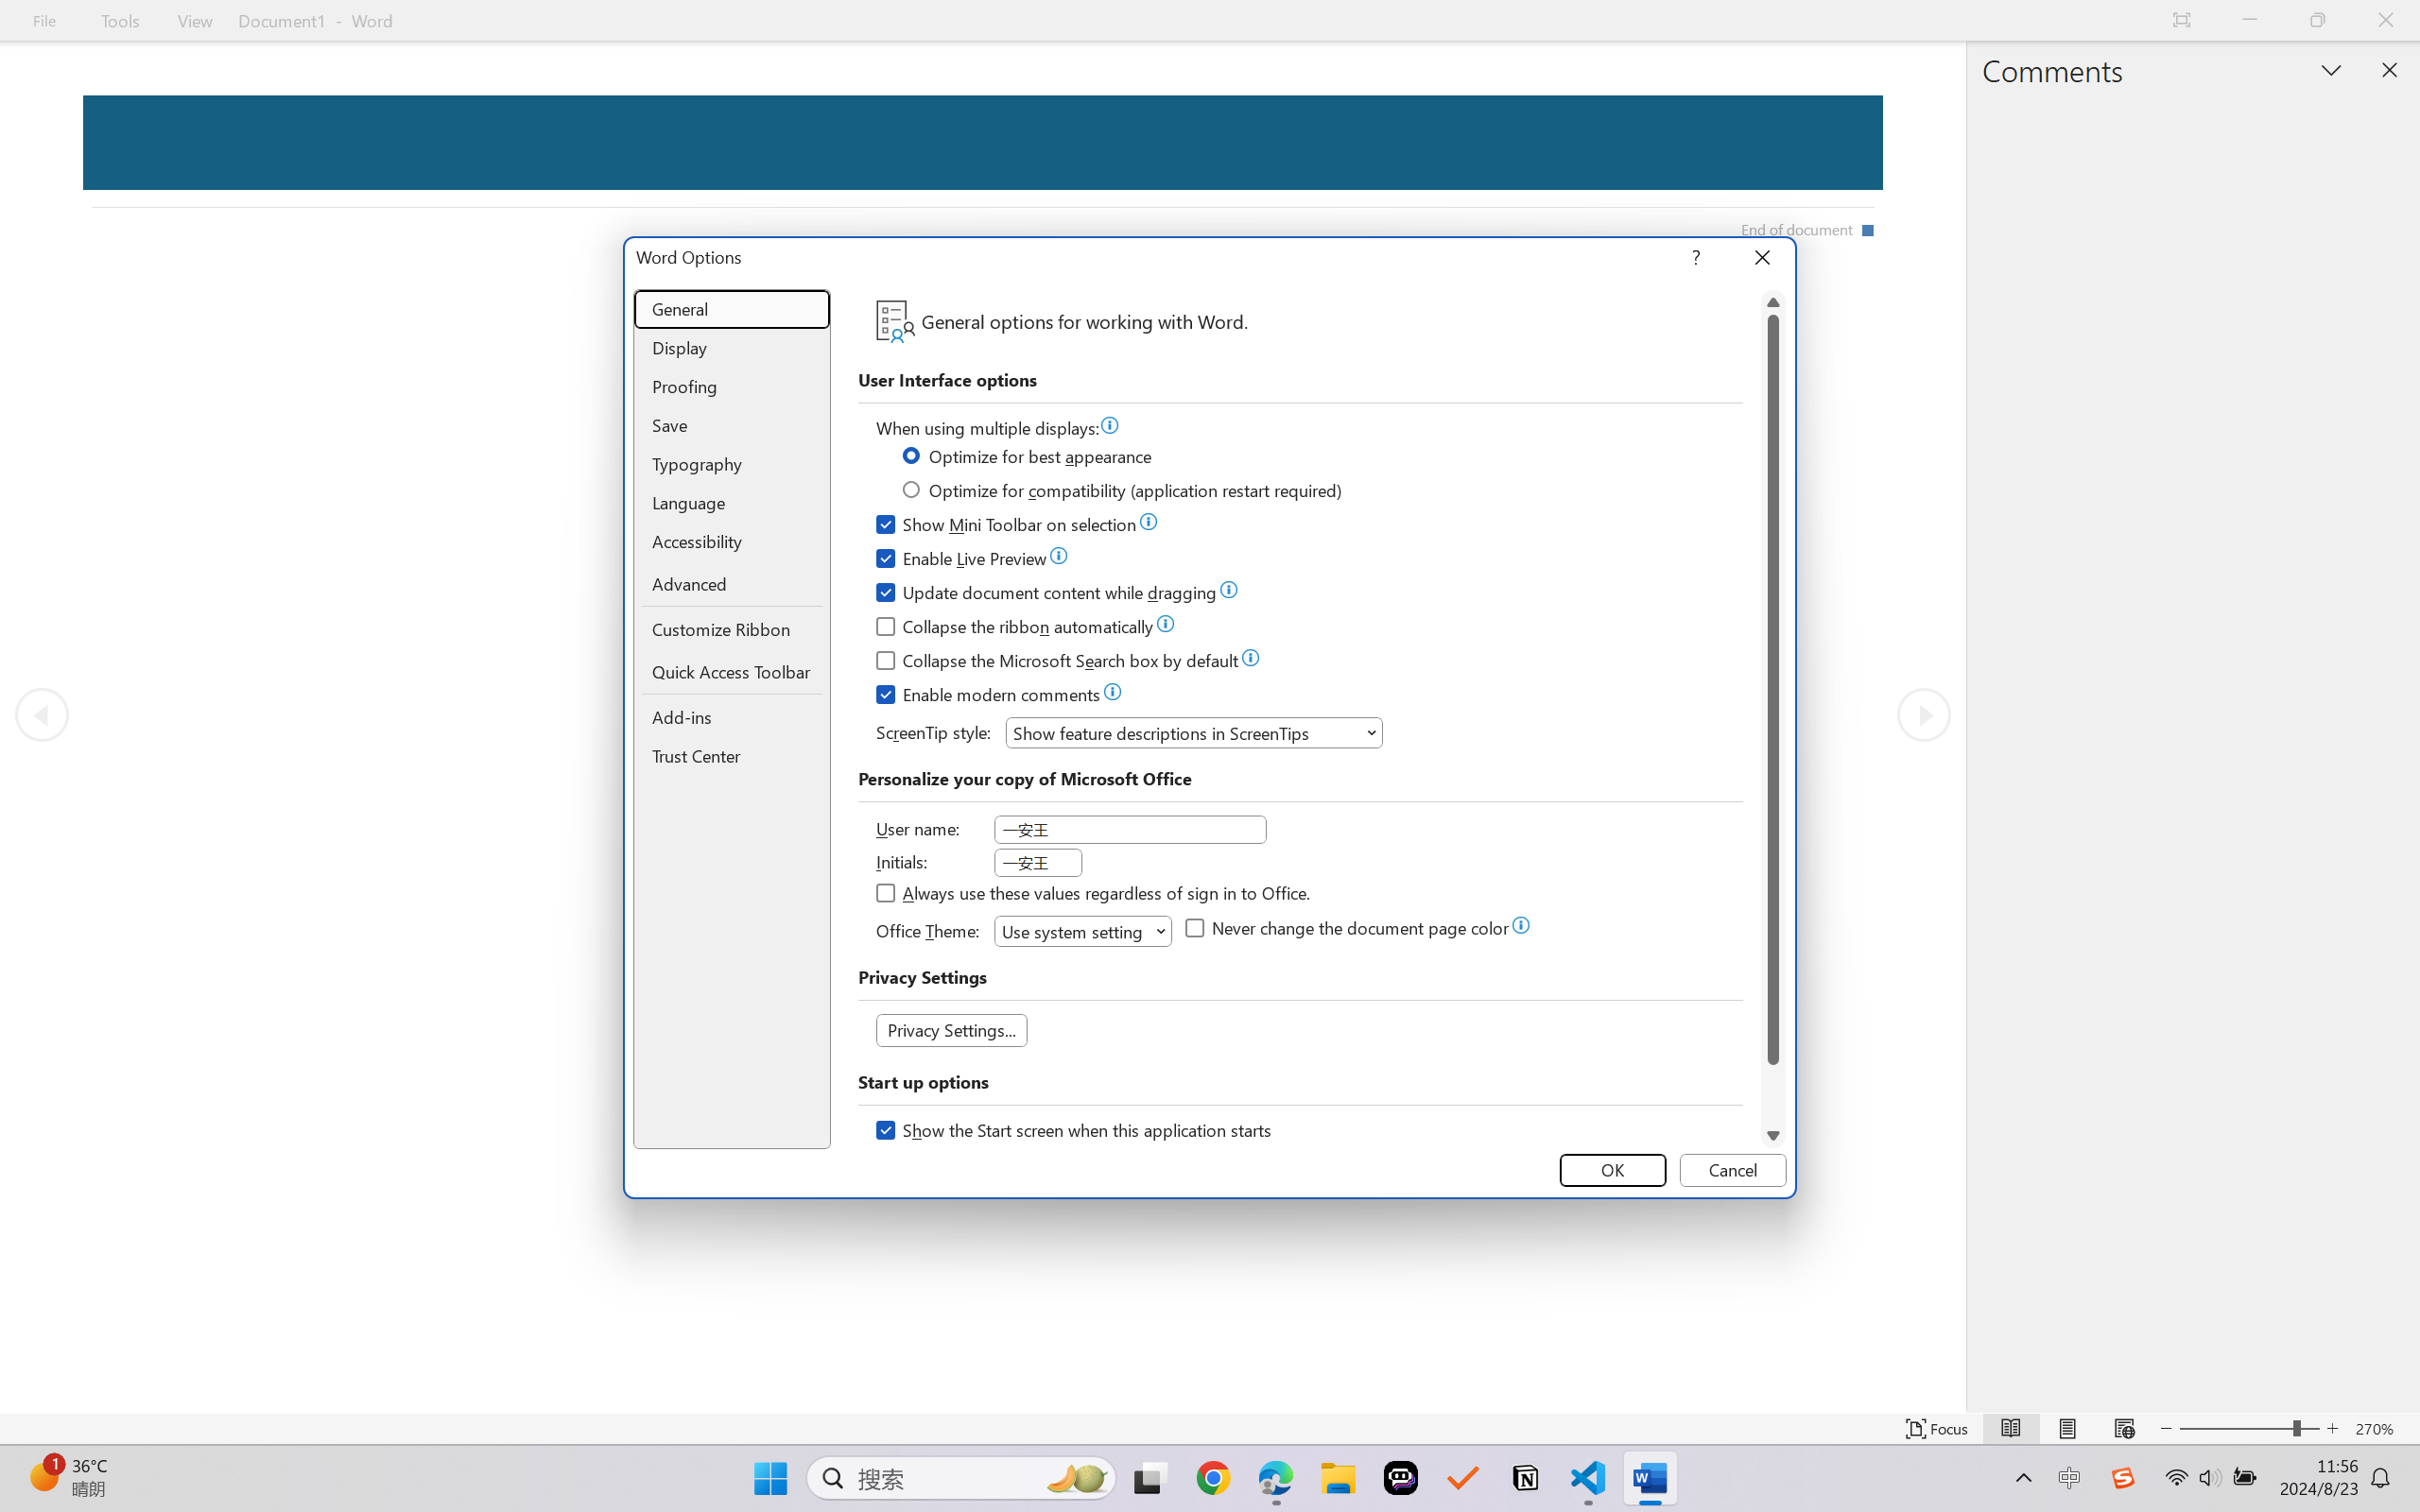 The height and width of the screenshot is (1512, 2420). What do you see at coordinates (732, 585) in the screenshot?
I see `'Advanced'` at bounding box center [732, 585].